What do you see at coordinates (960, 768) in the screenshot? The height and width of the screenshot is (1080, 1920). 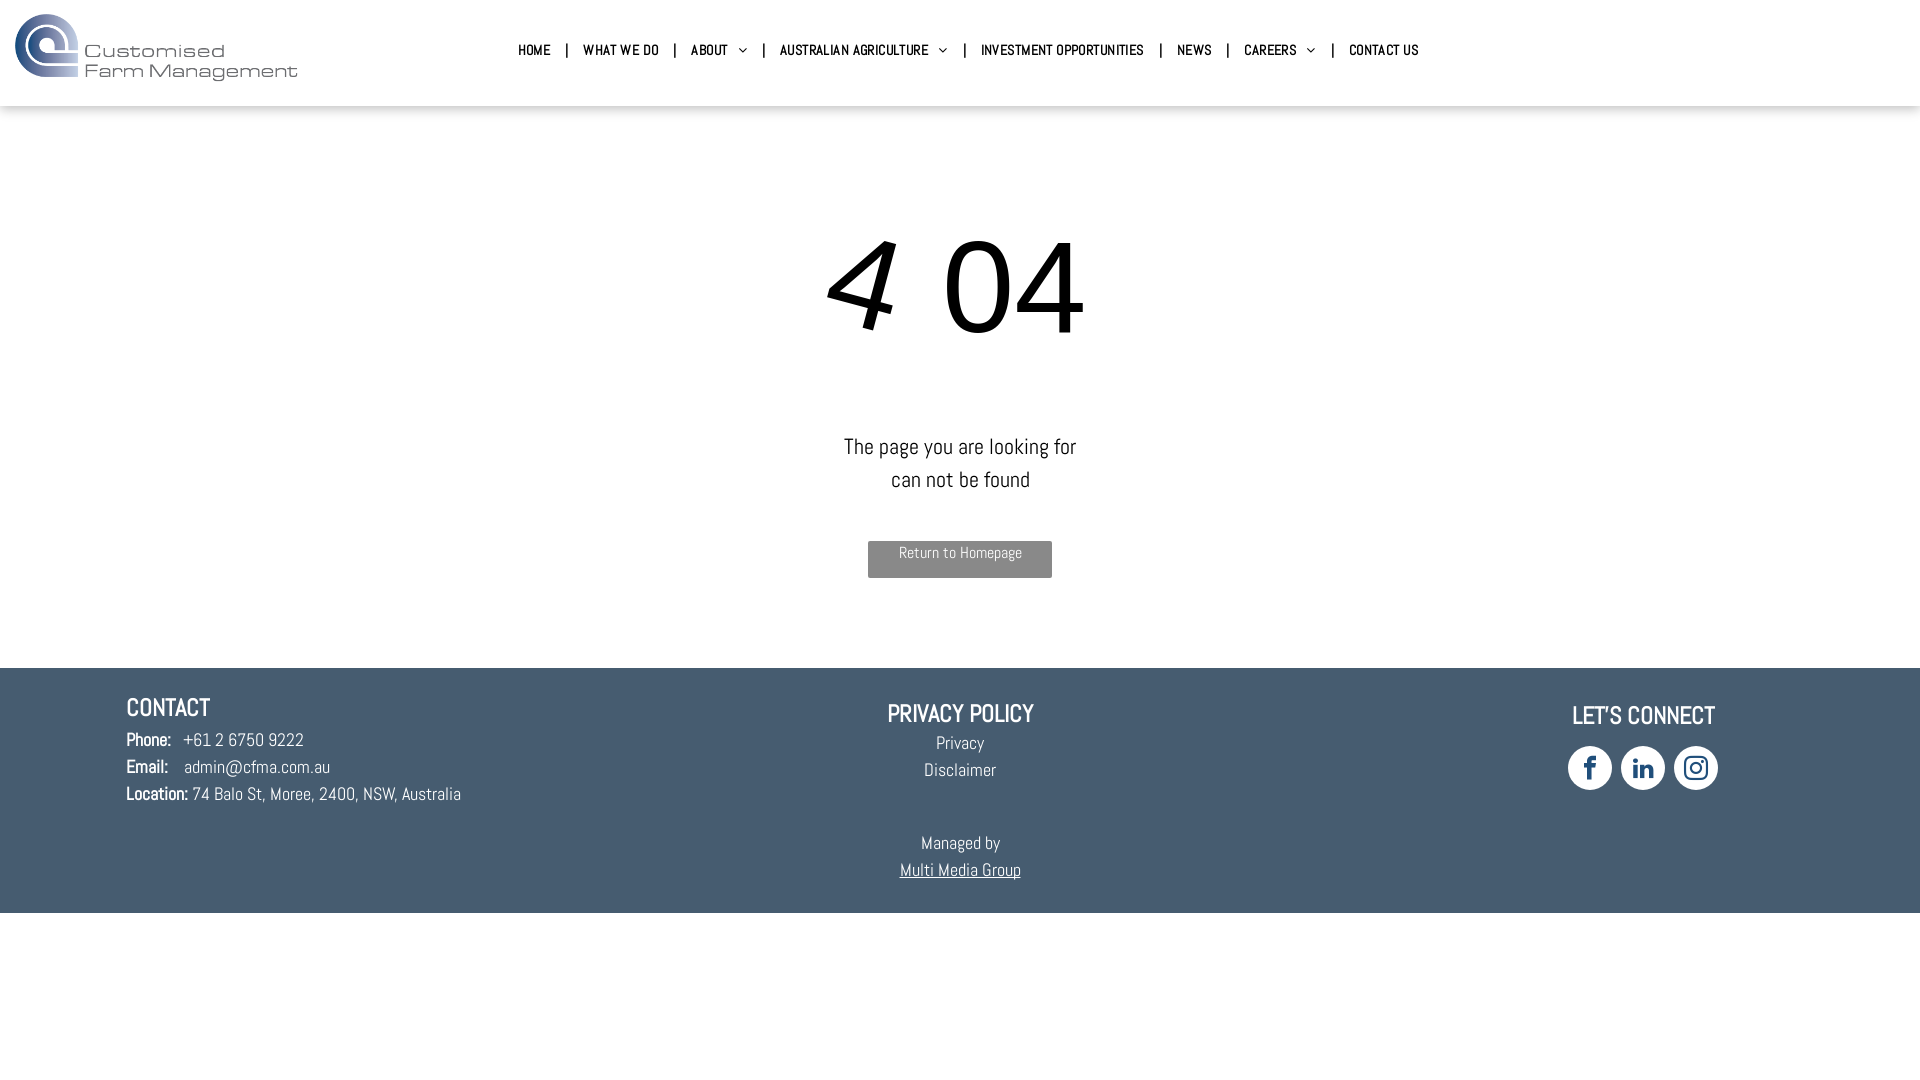 I see `'Disclaimer'` at bounding box center [960, 768].